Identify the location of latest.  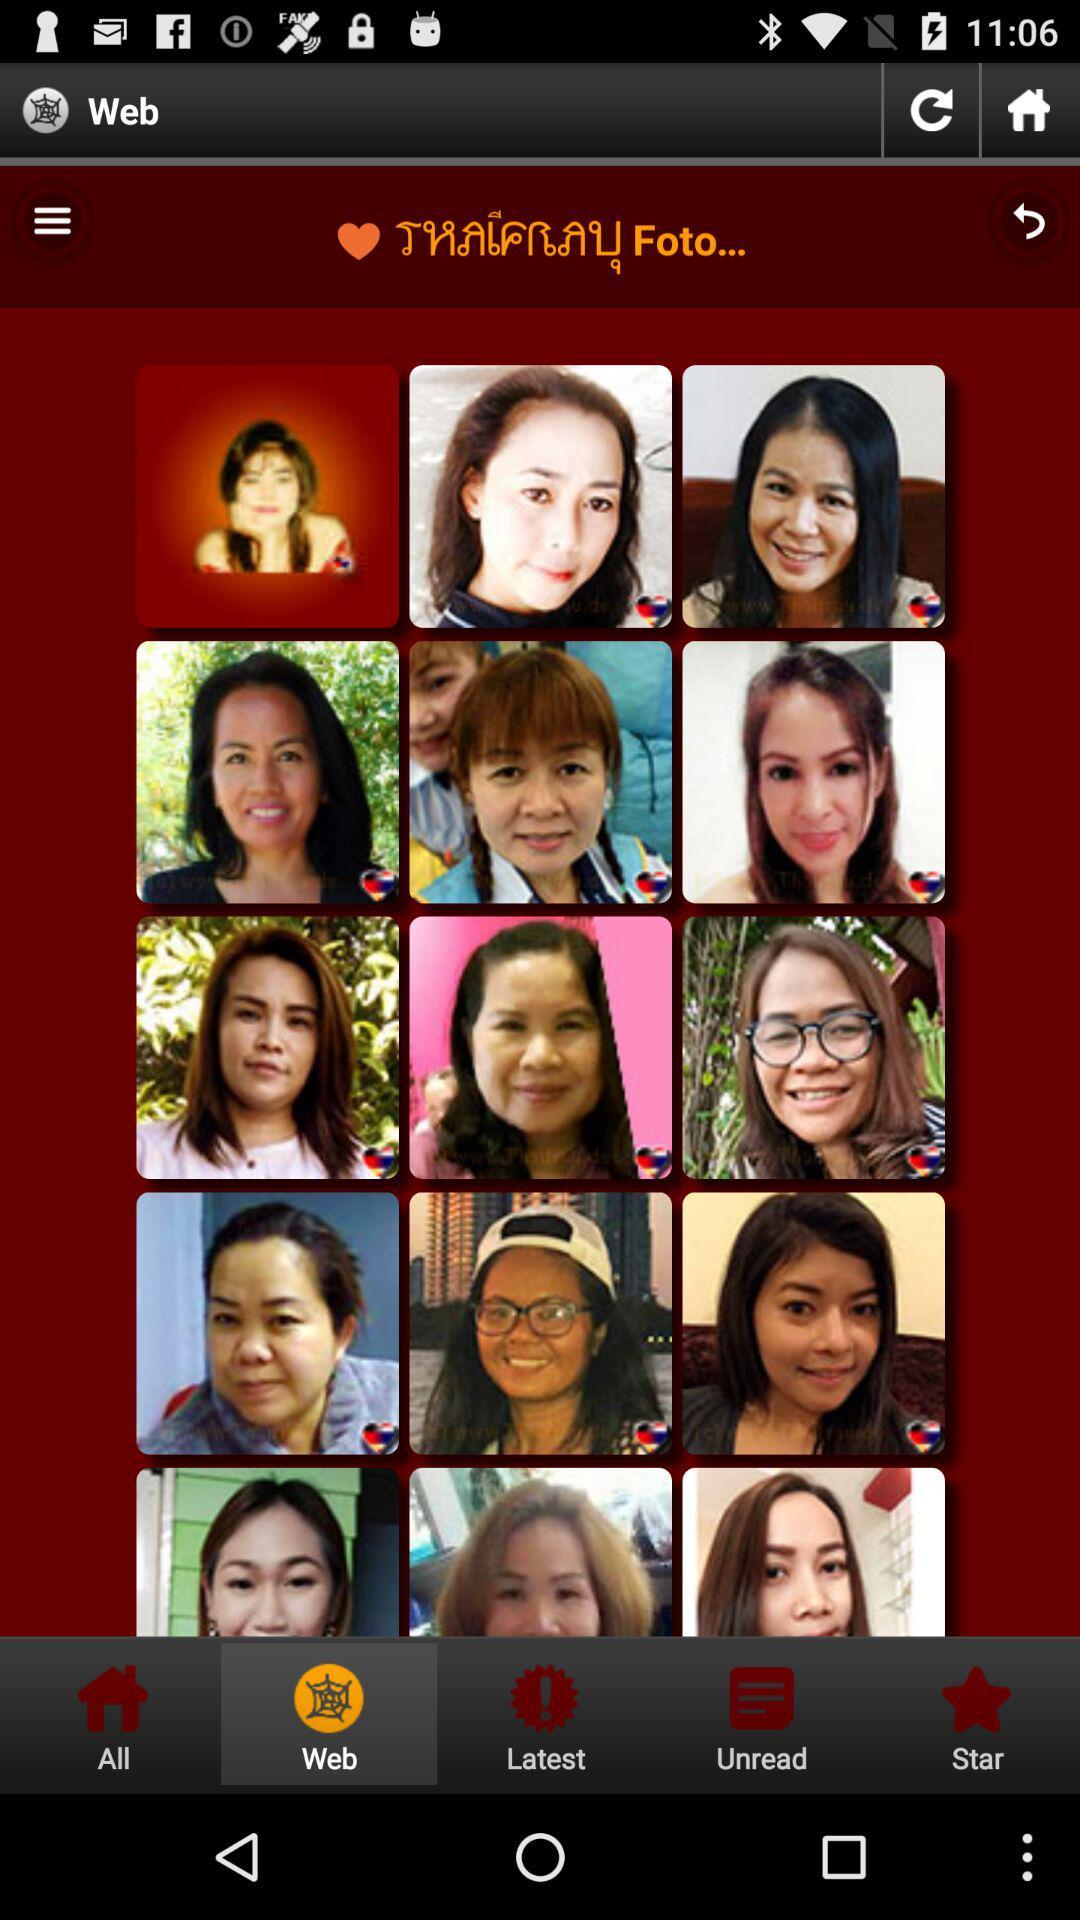
(545, 1713).